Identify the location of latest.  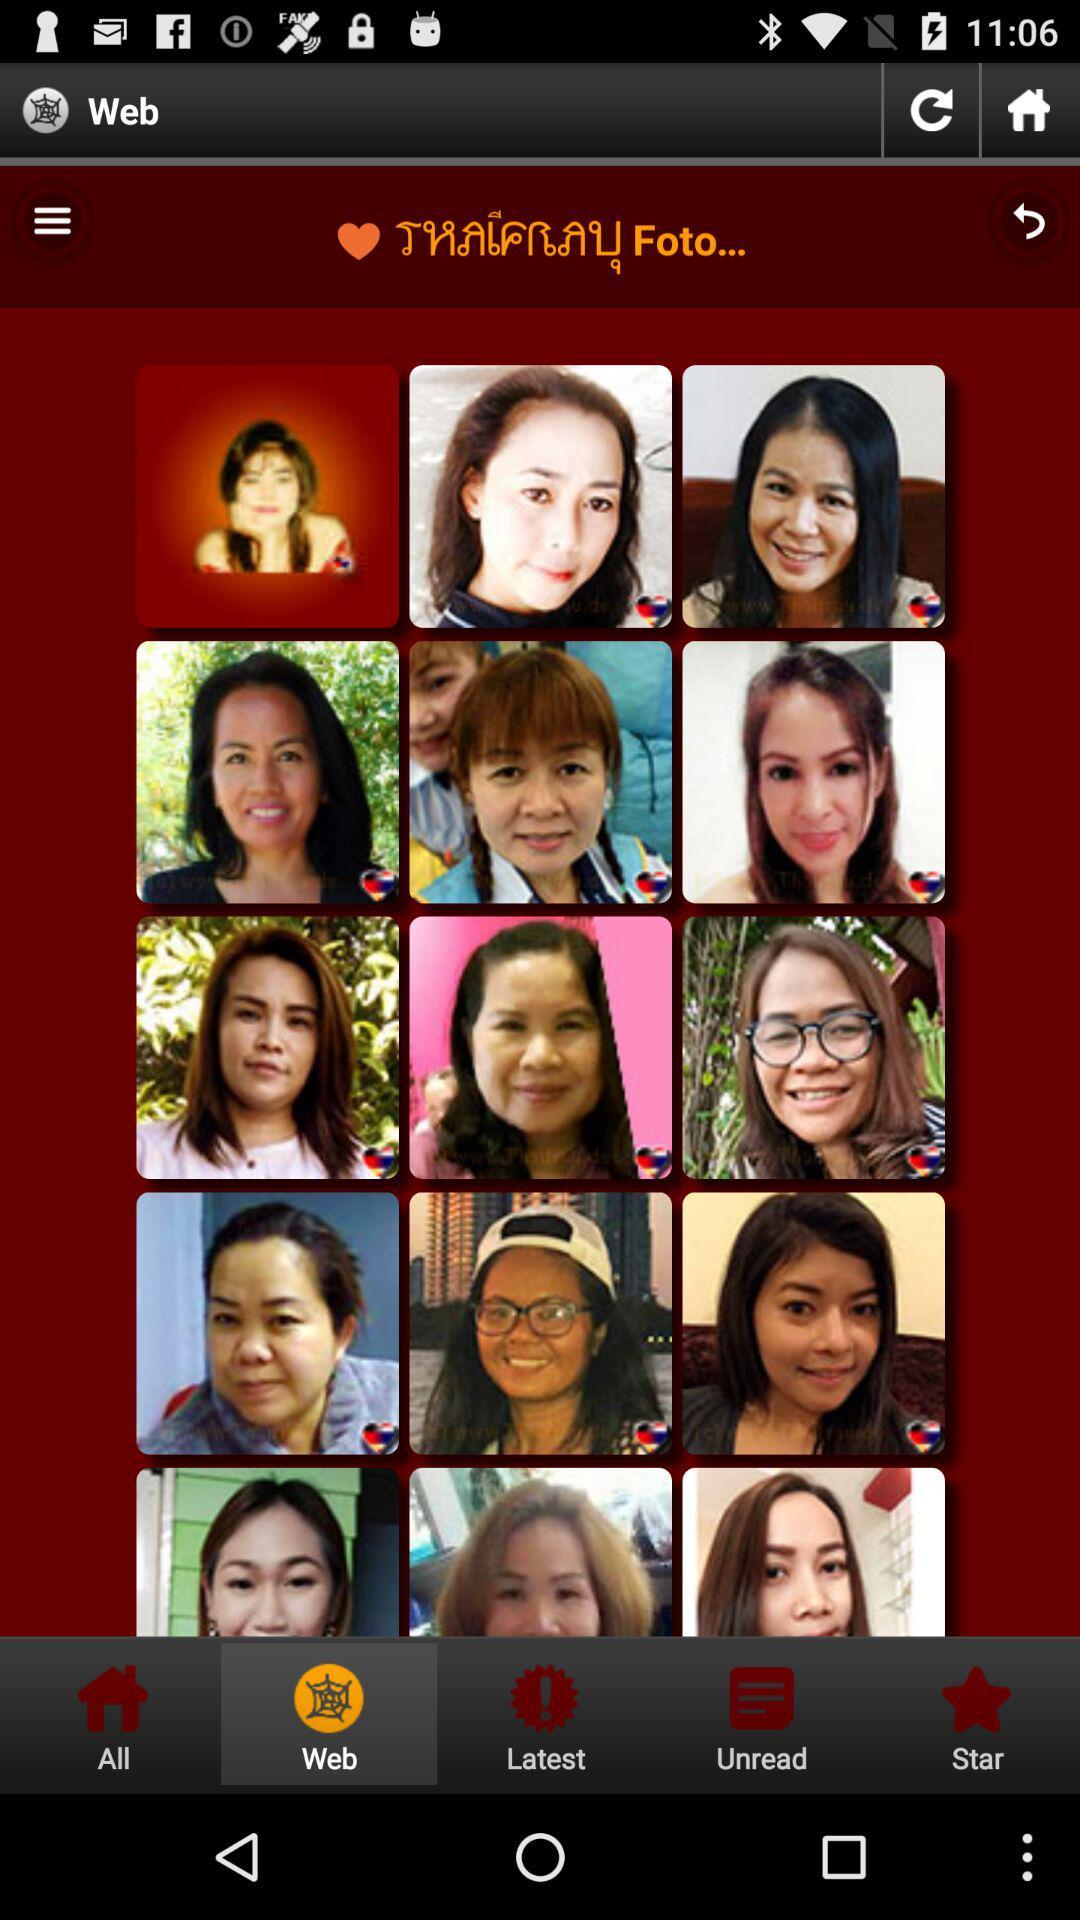
(545, 1713).